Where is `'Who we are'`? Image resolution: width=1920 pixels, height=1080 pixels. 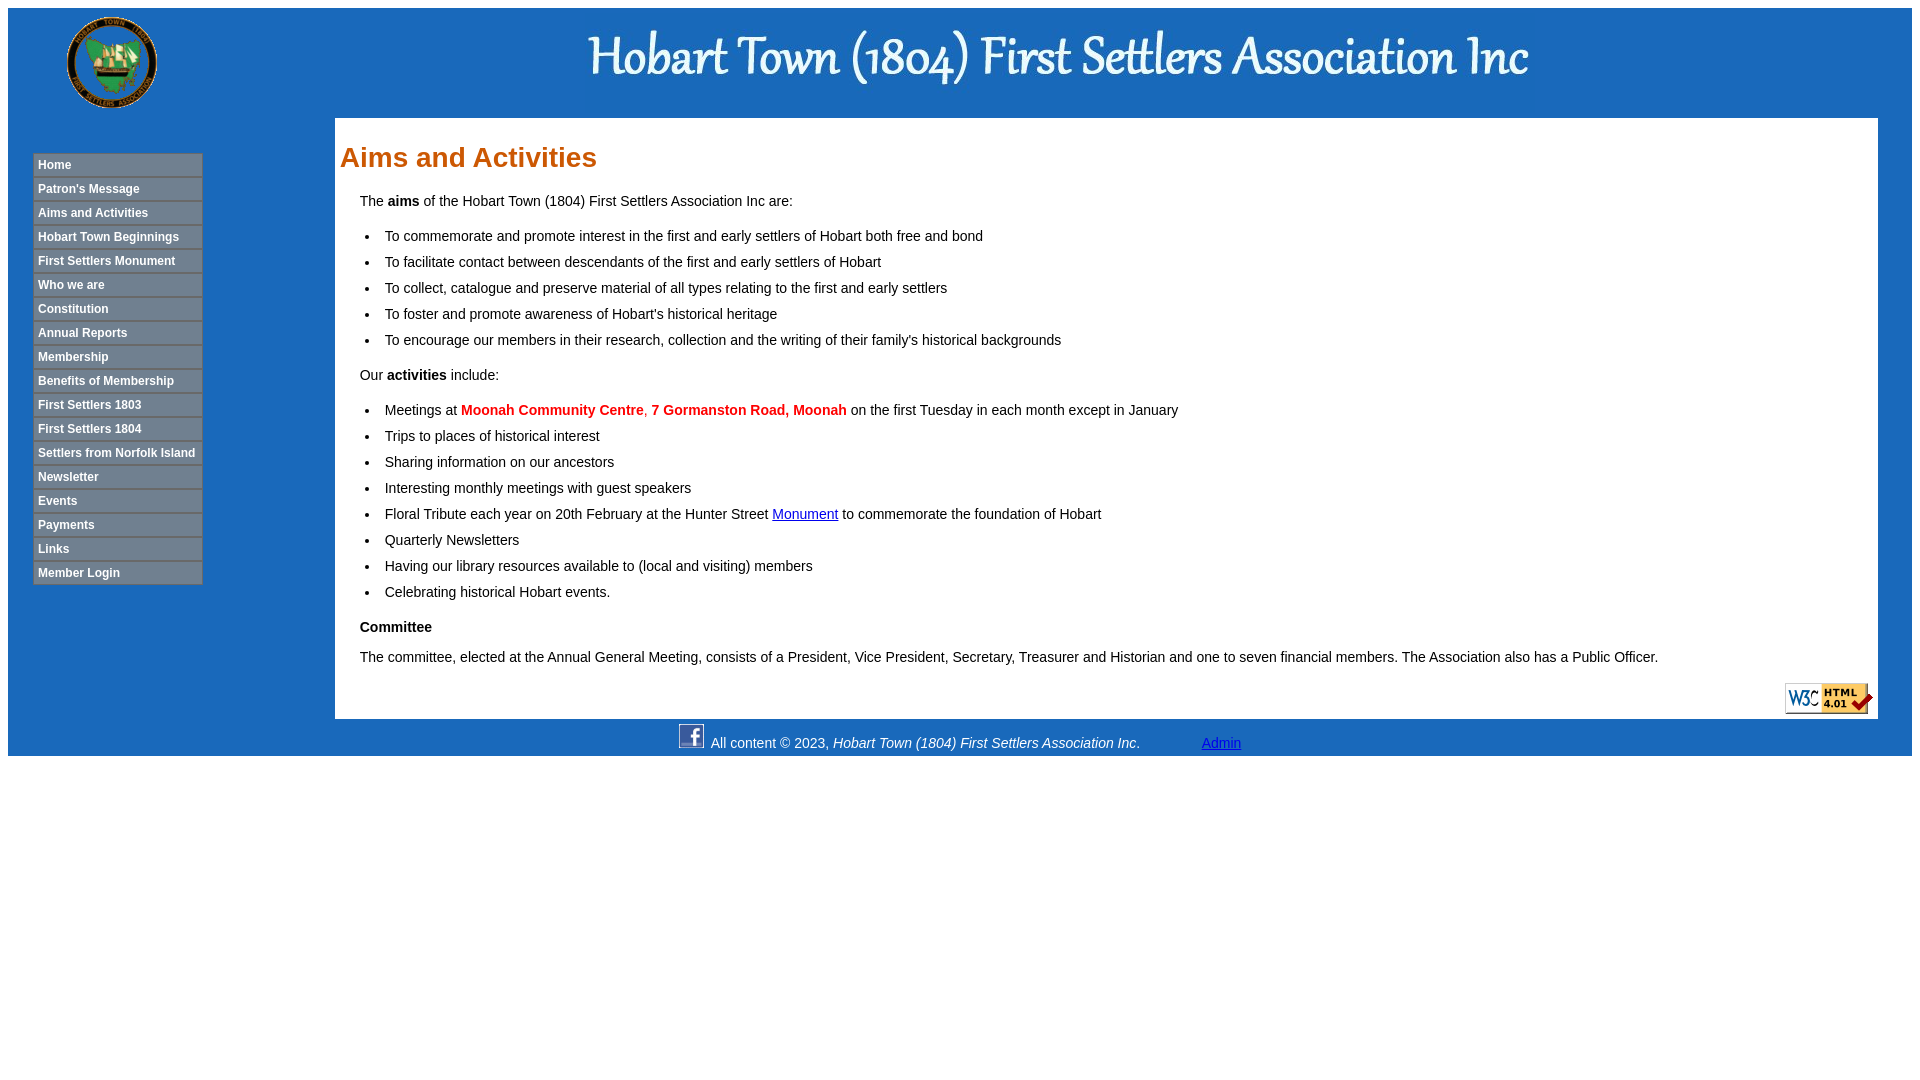
'Who we are' is located at coordinates (33, 285).